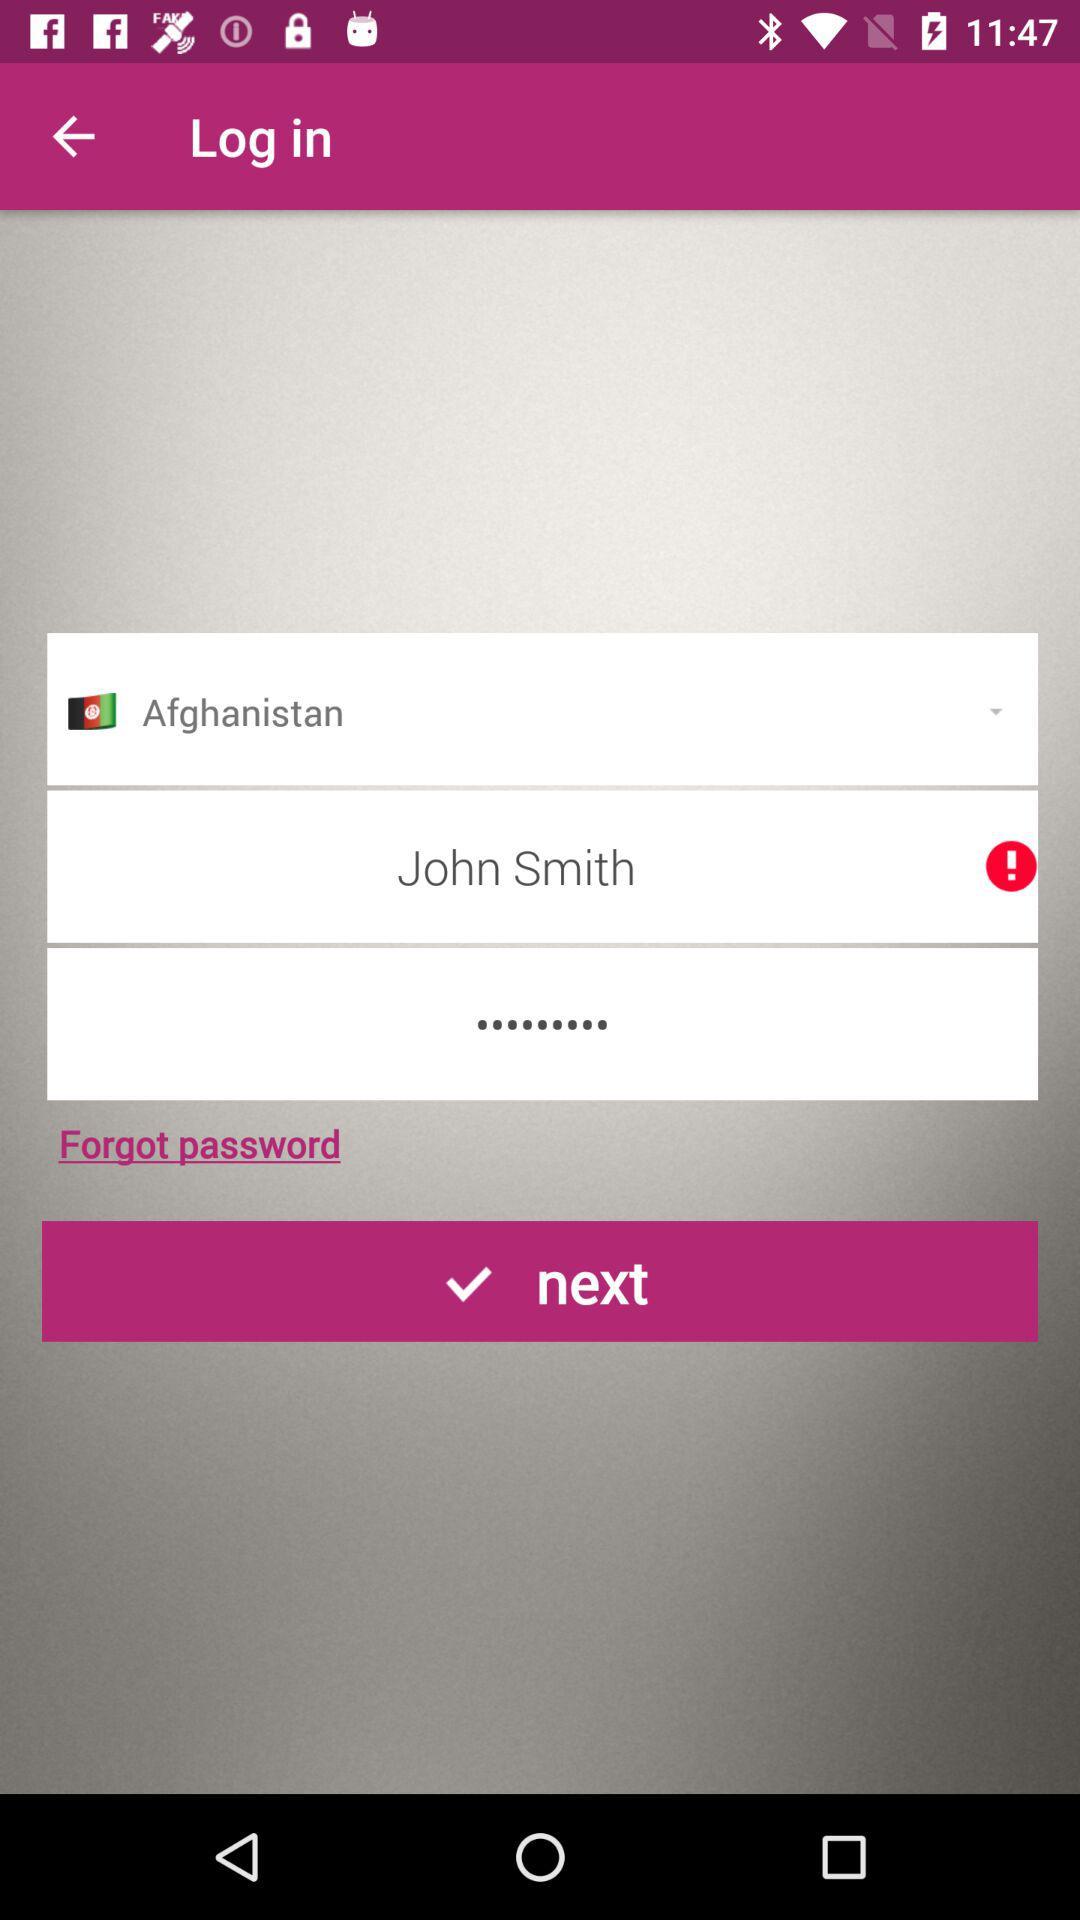 This screenshot has width=1080, height=1920. Describe the element at coordinates (542, 1024) in the screenshot. I see `crowd3116` at that location.